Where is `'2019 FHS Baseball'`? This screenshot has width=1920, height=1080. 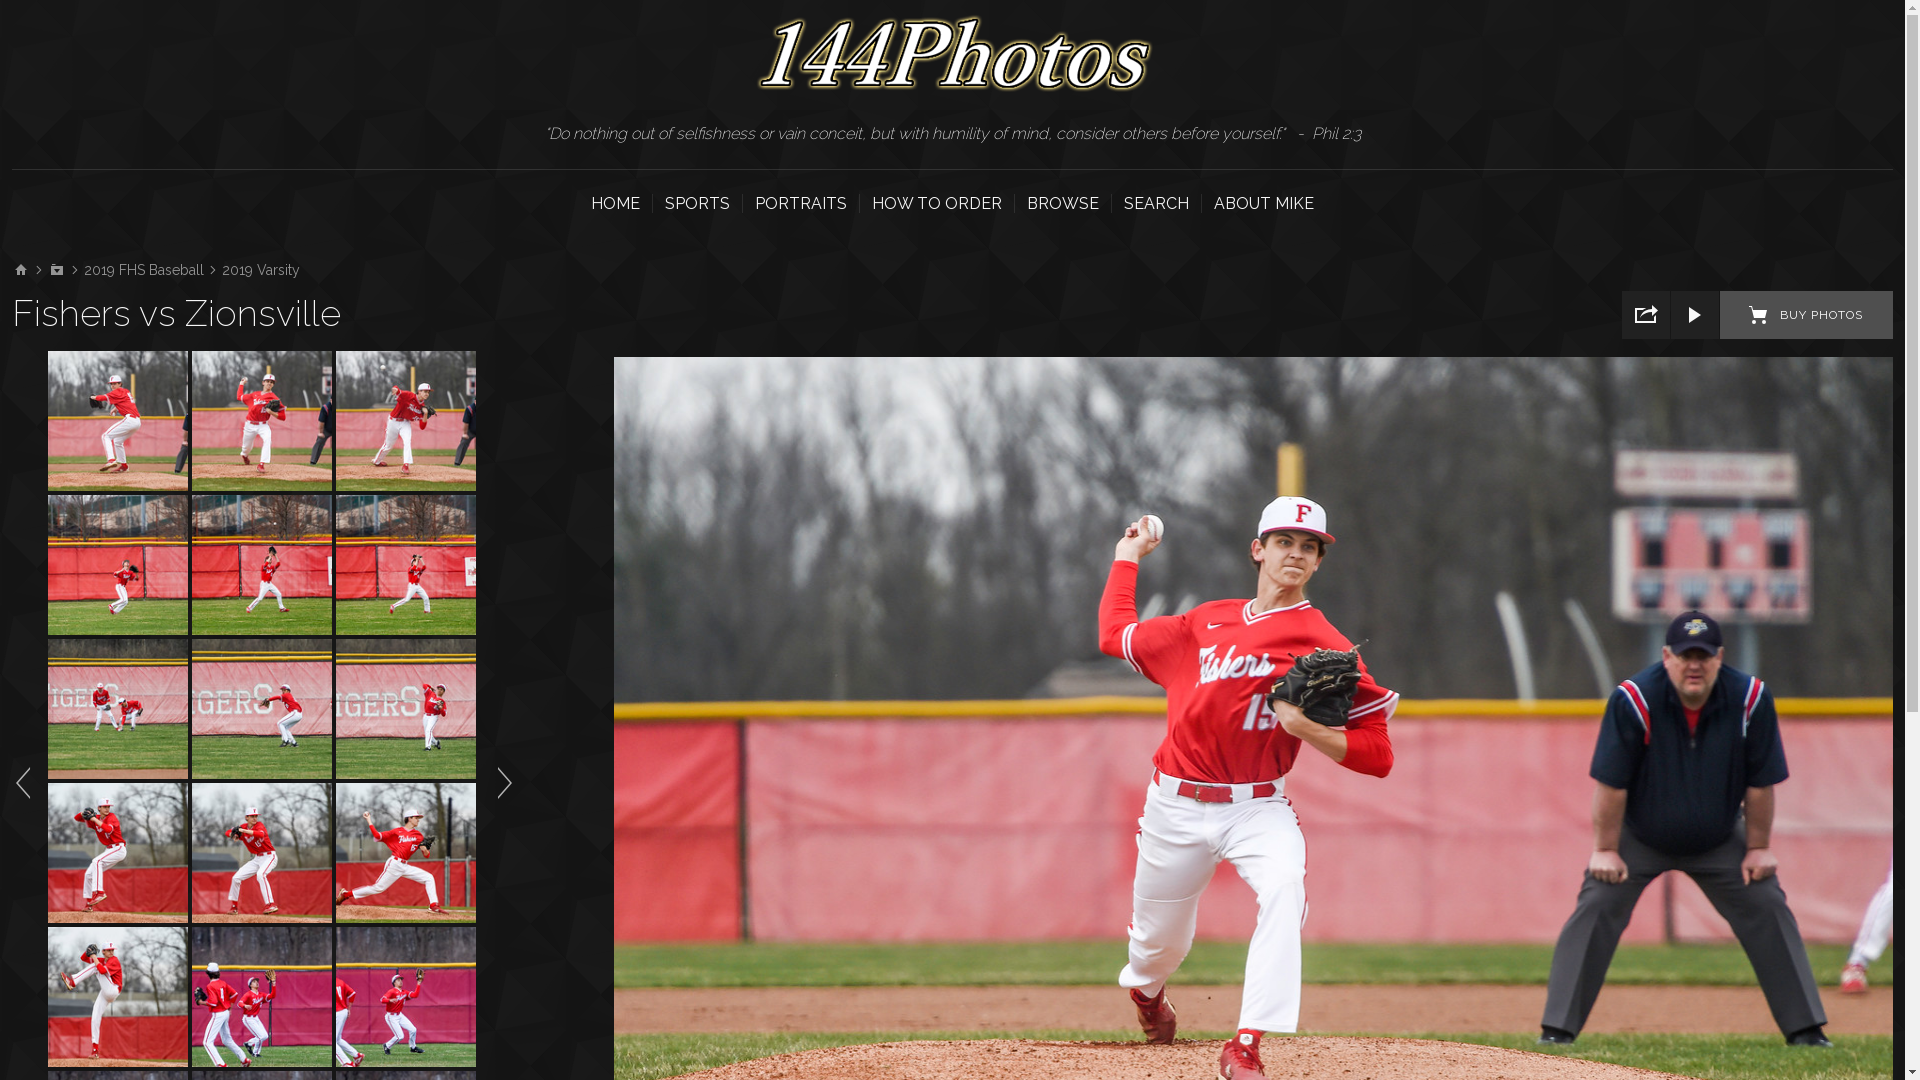 '2019 FHS Baseball' is located at coordinates (82, 270).